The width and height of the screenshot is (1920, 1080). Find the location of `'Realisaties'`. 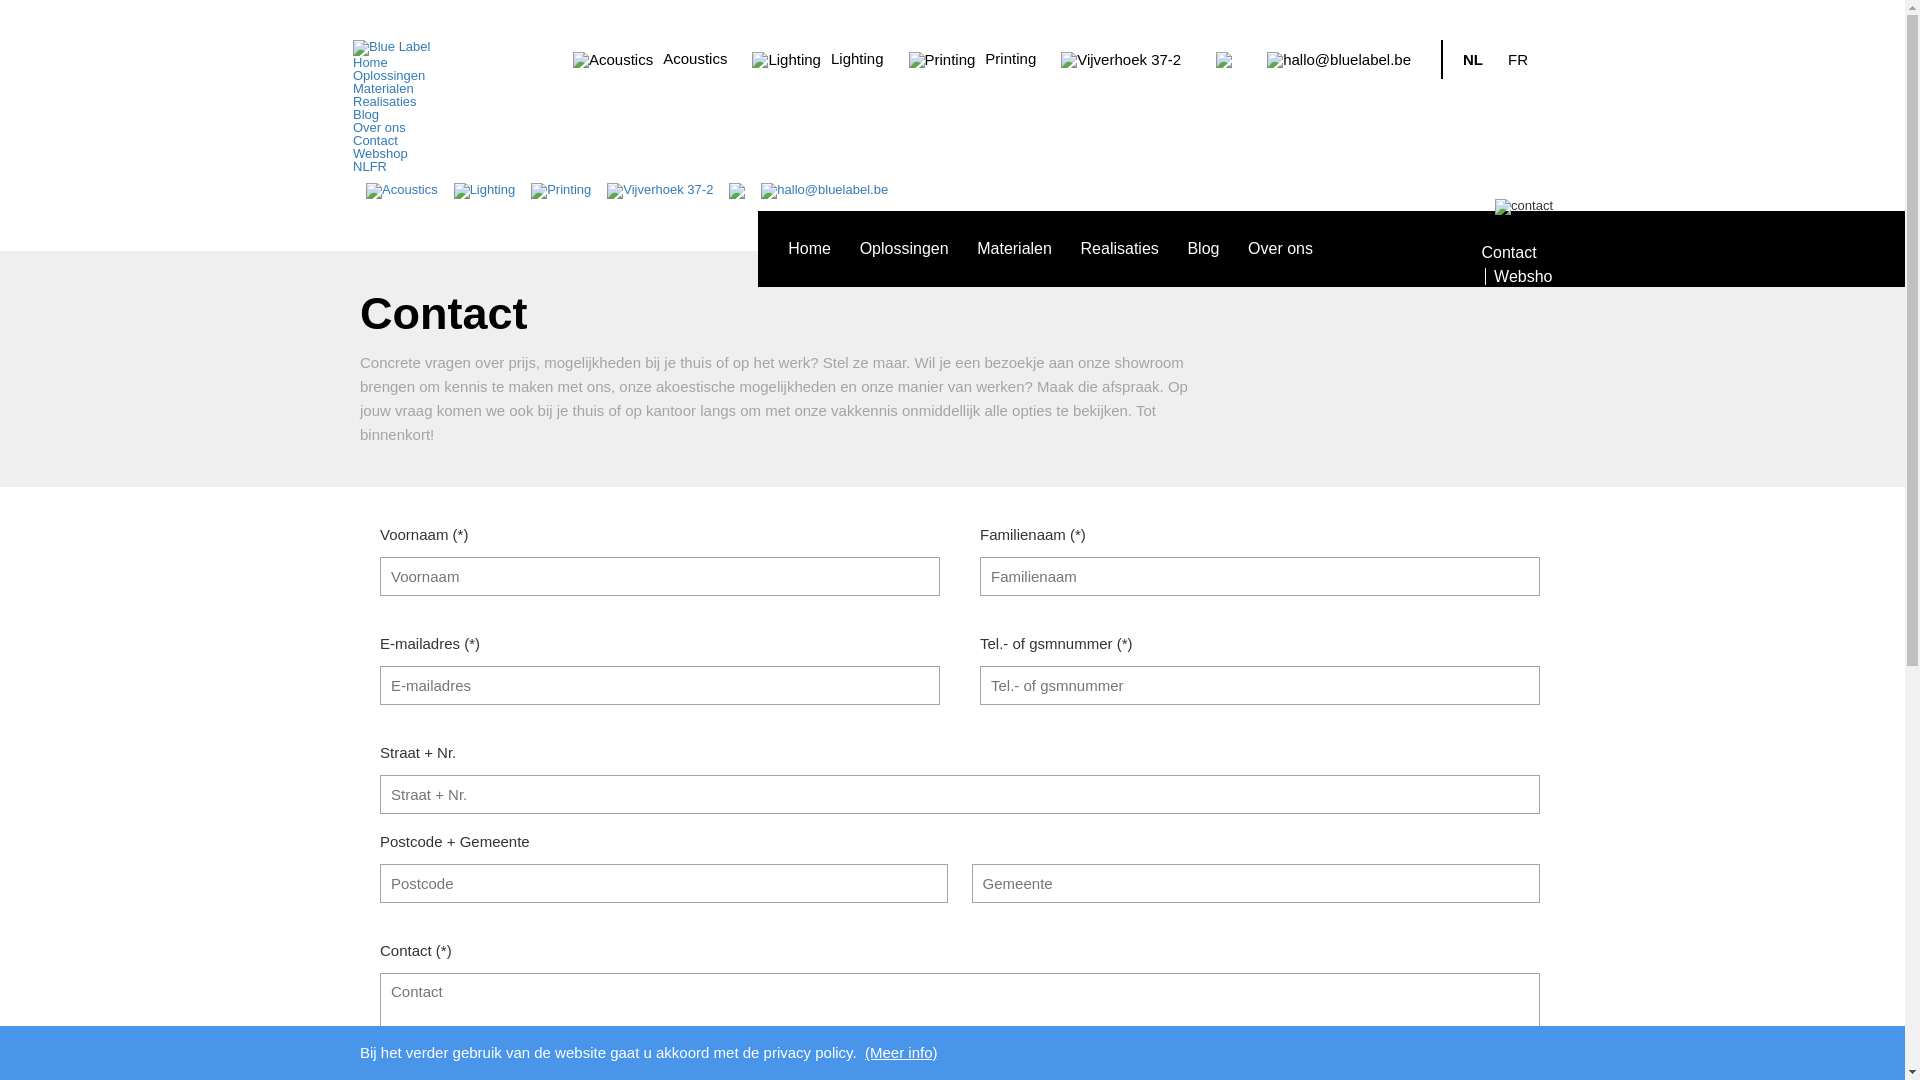

'Realisaties' is located at coordinates (384, 101).